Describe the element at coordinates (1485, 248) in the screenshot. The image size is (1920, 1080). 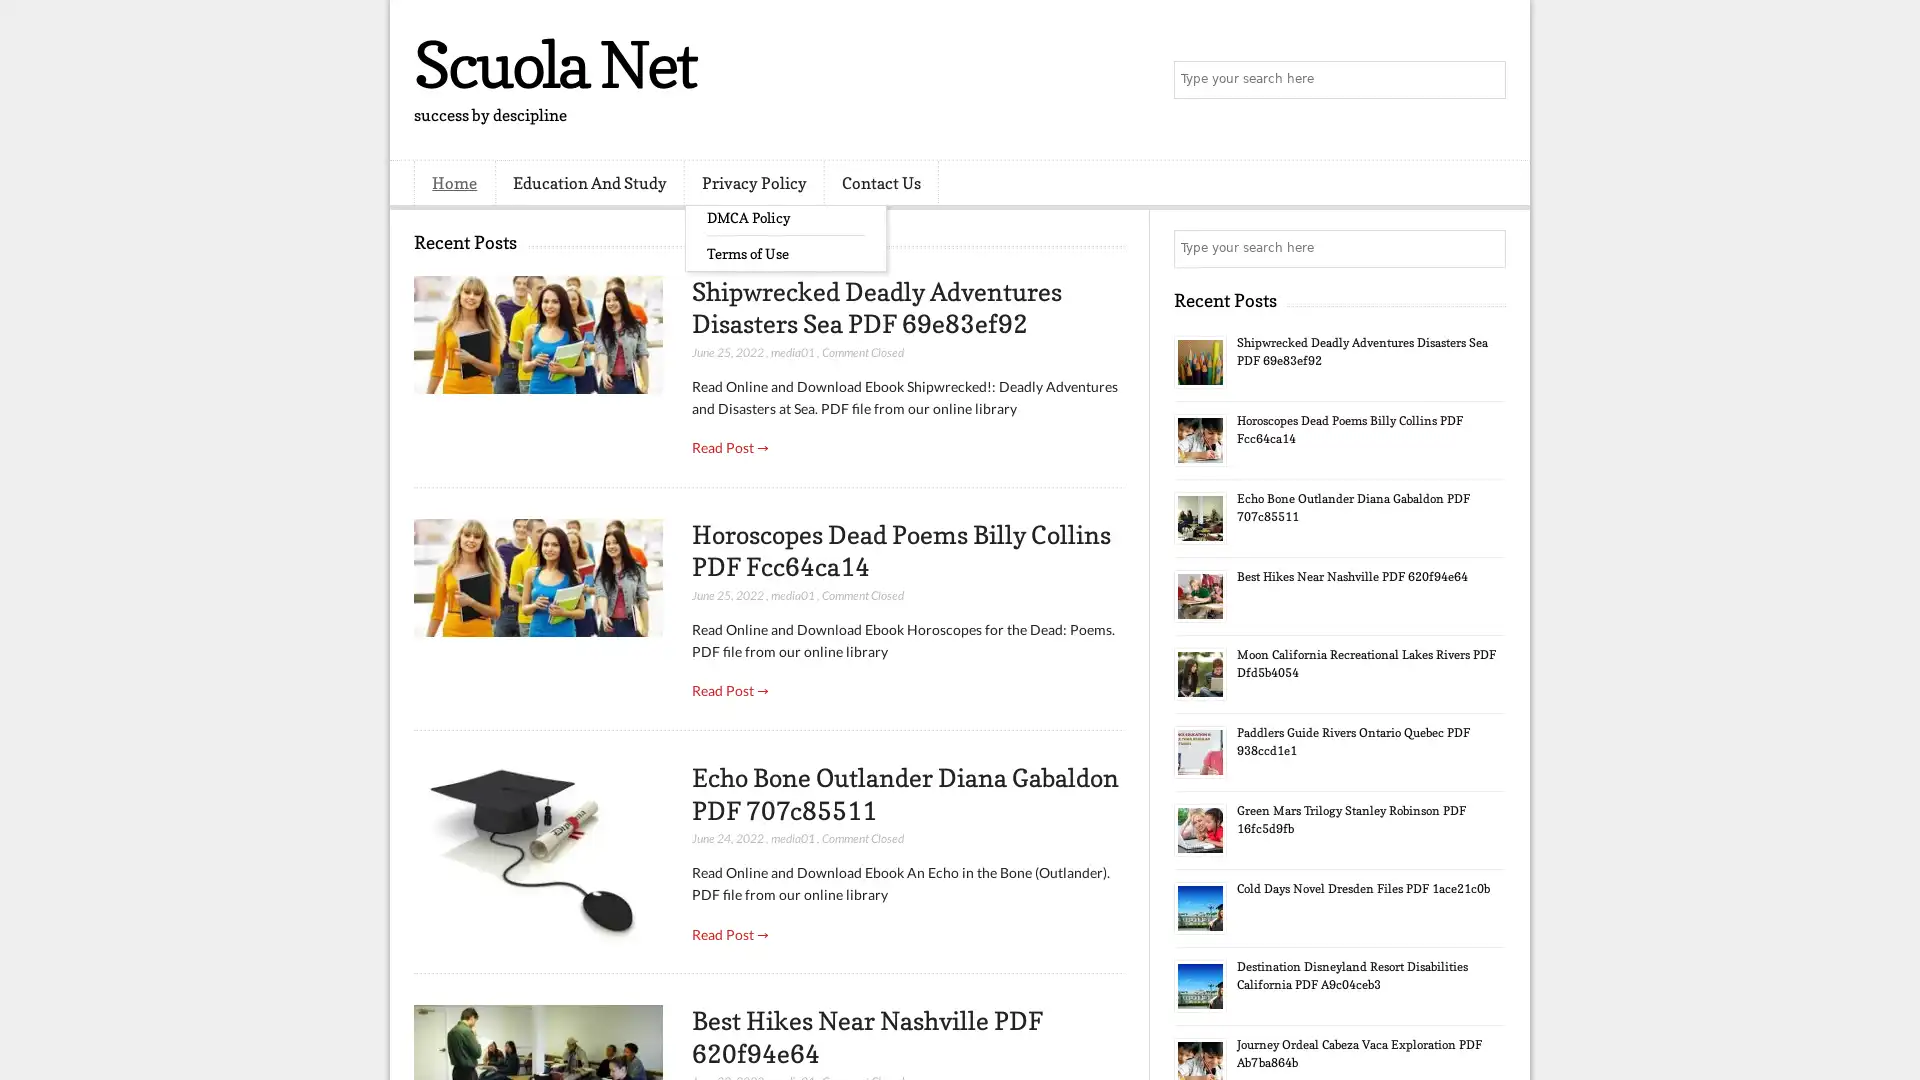
I see `Search` at that location.